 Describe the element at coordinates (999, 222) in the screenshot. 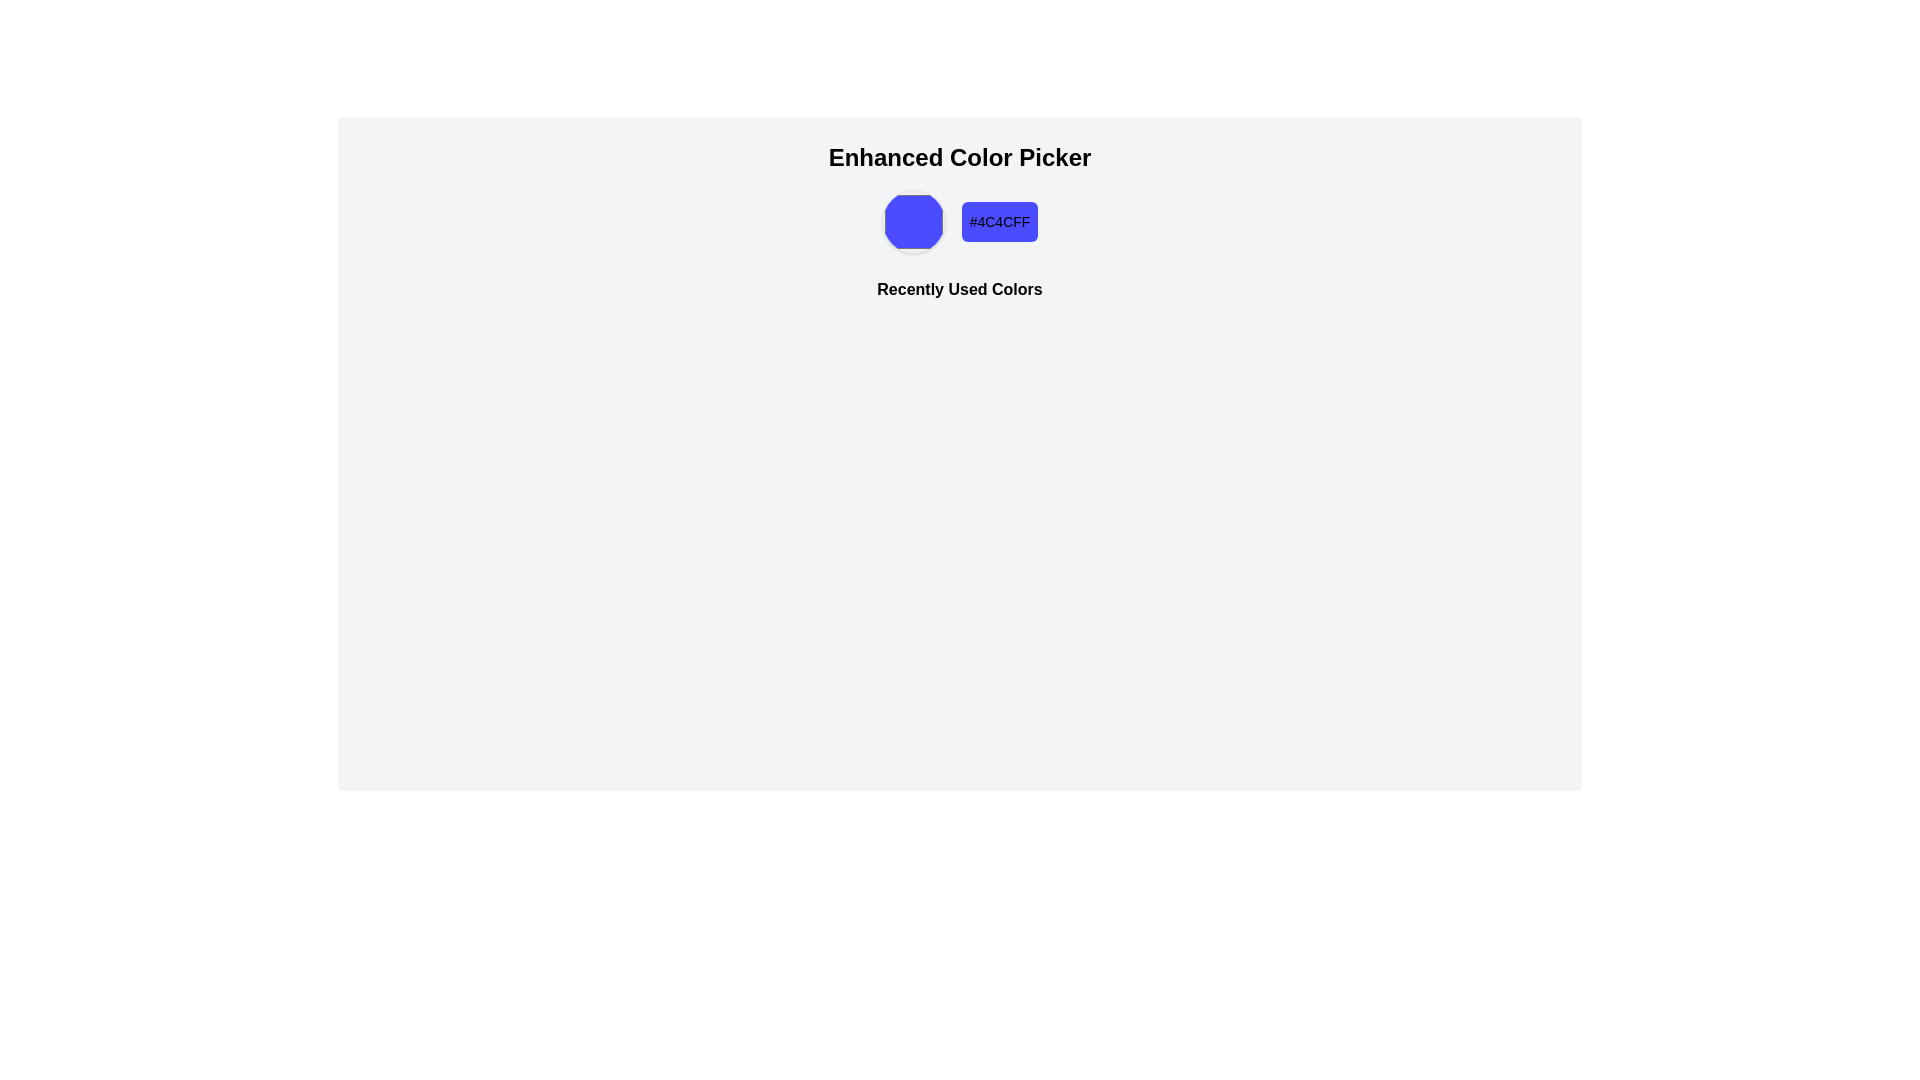

I see `the text label displaying '#4C4CFF' which is centered below the header 'Enhanced Color Picker'` at that location.